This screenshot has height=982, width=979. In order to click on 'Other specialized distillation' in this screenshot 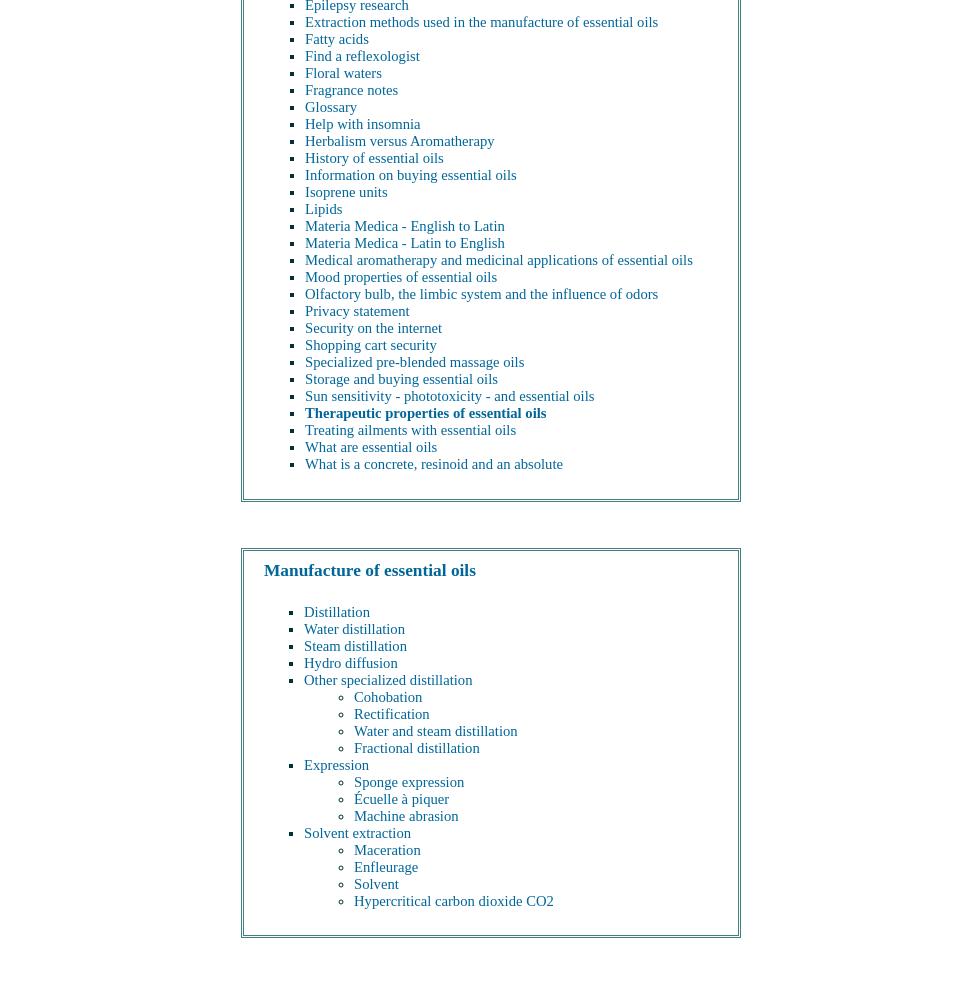, I will do `click(387, 679)`.